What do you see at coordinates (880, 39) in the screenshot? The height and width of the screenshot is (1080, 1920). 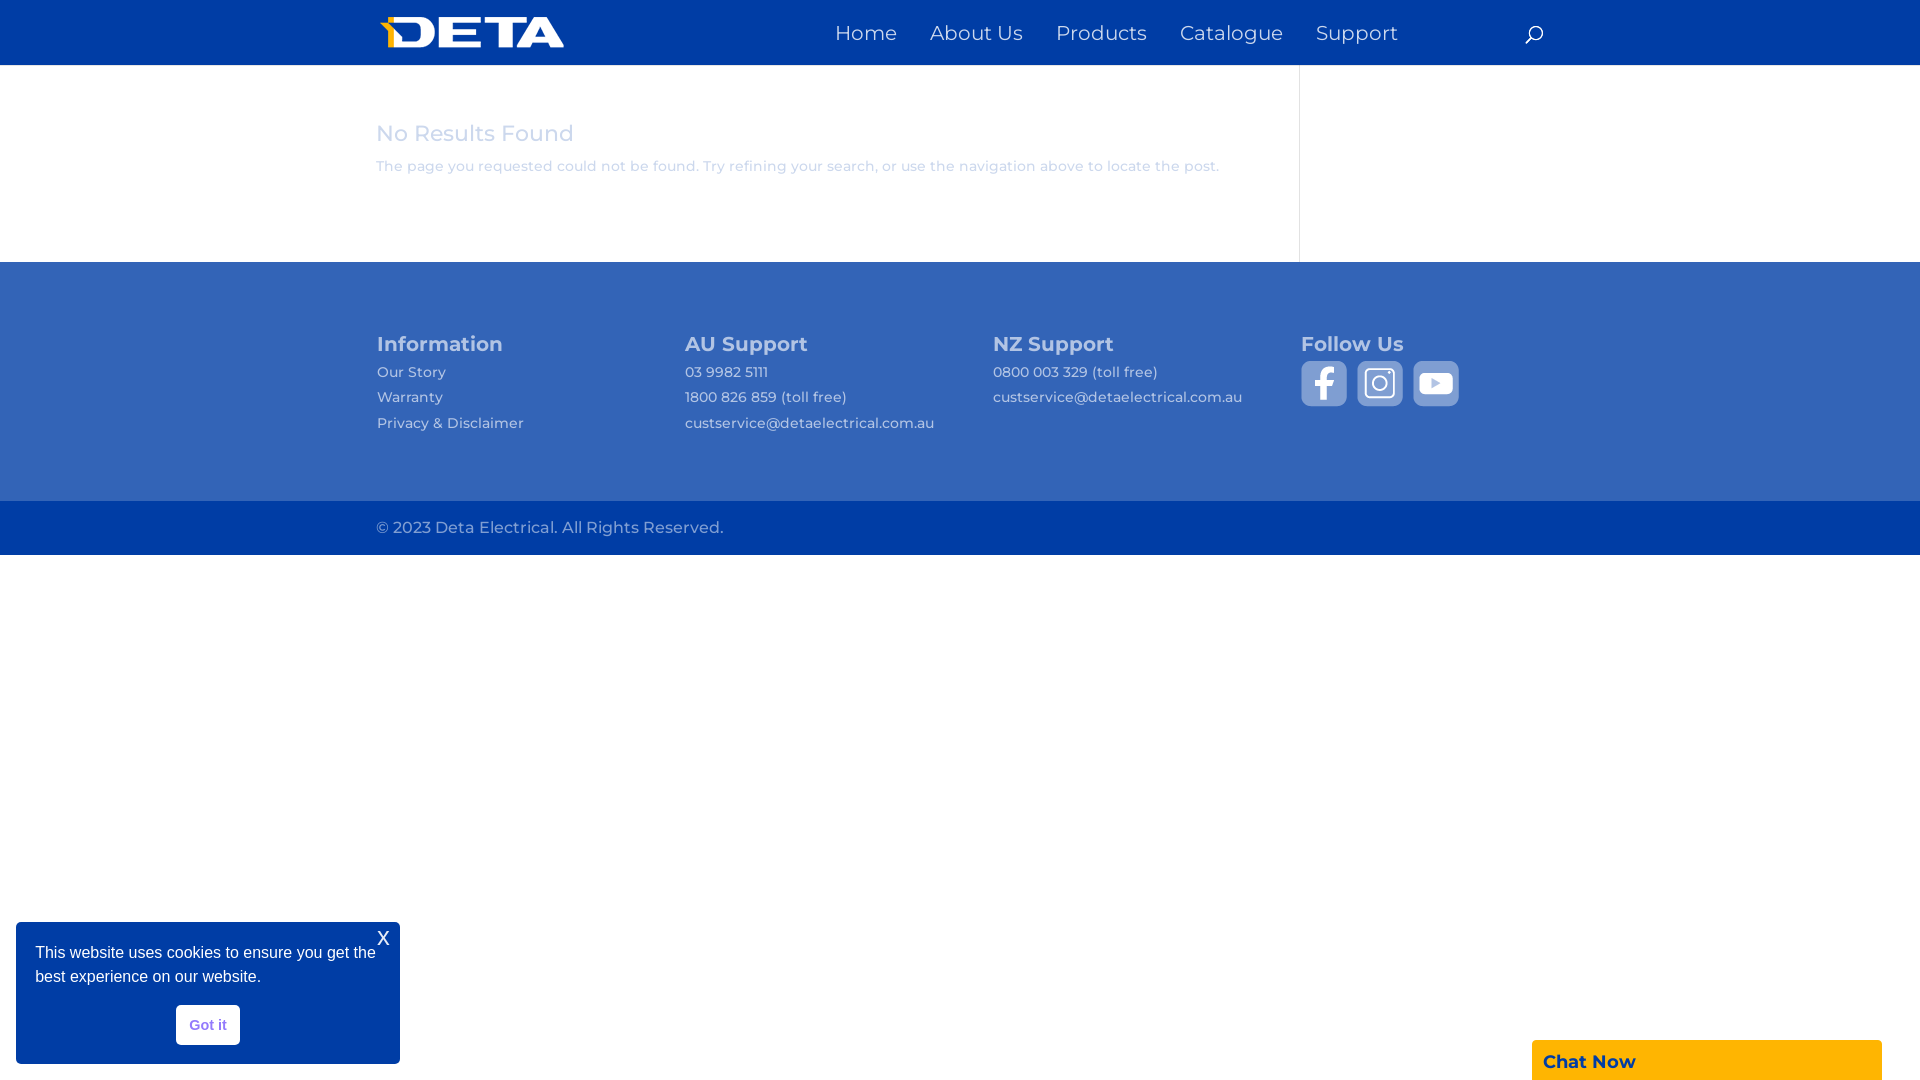 I see `'Home'` at bounding box center [880, 39].